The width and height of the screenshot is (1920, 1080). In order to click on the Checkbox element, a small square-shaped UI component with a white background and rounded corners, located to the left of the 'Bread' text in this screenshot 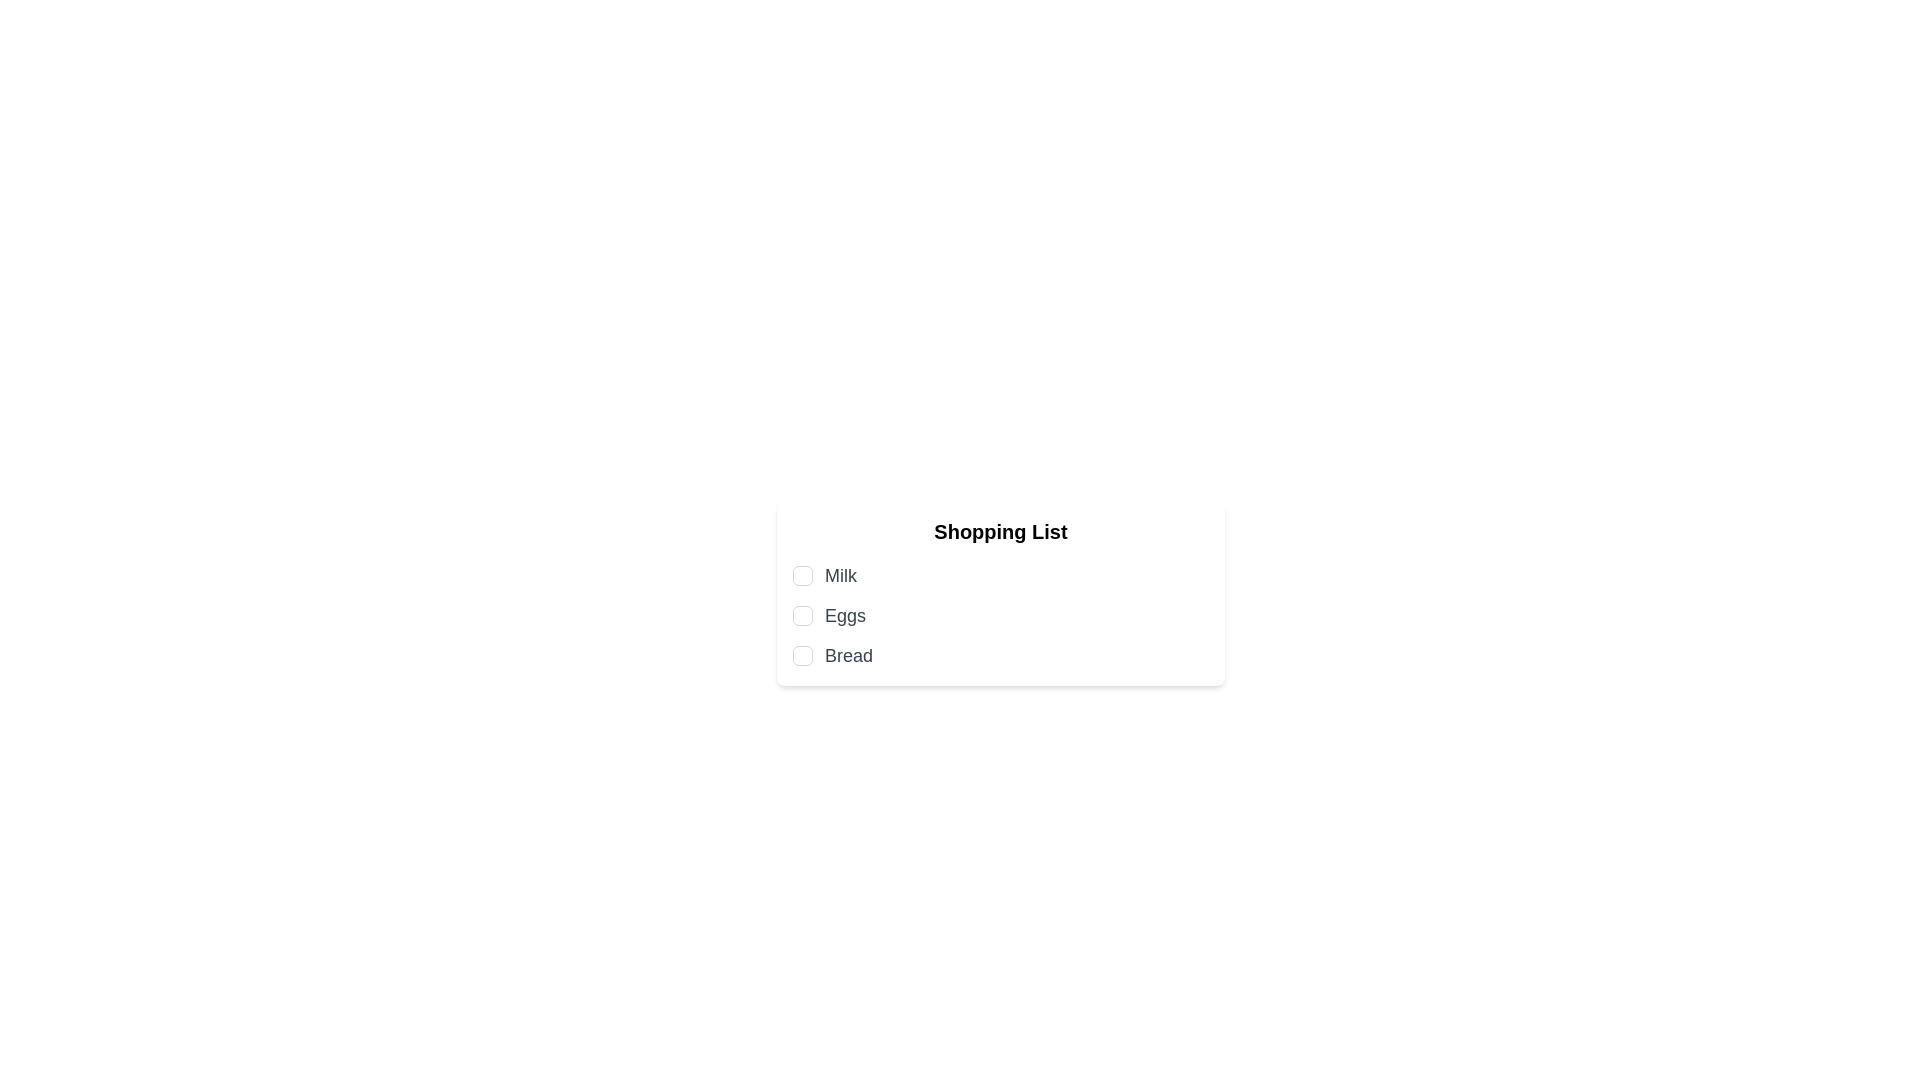, I will do `click(802, 655)`.